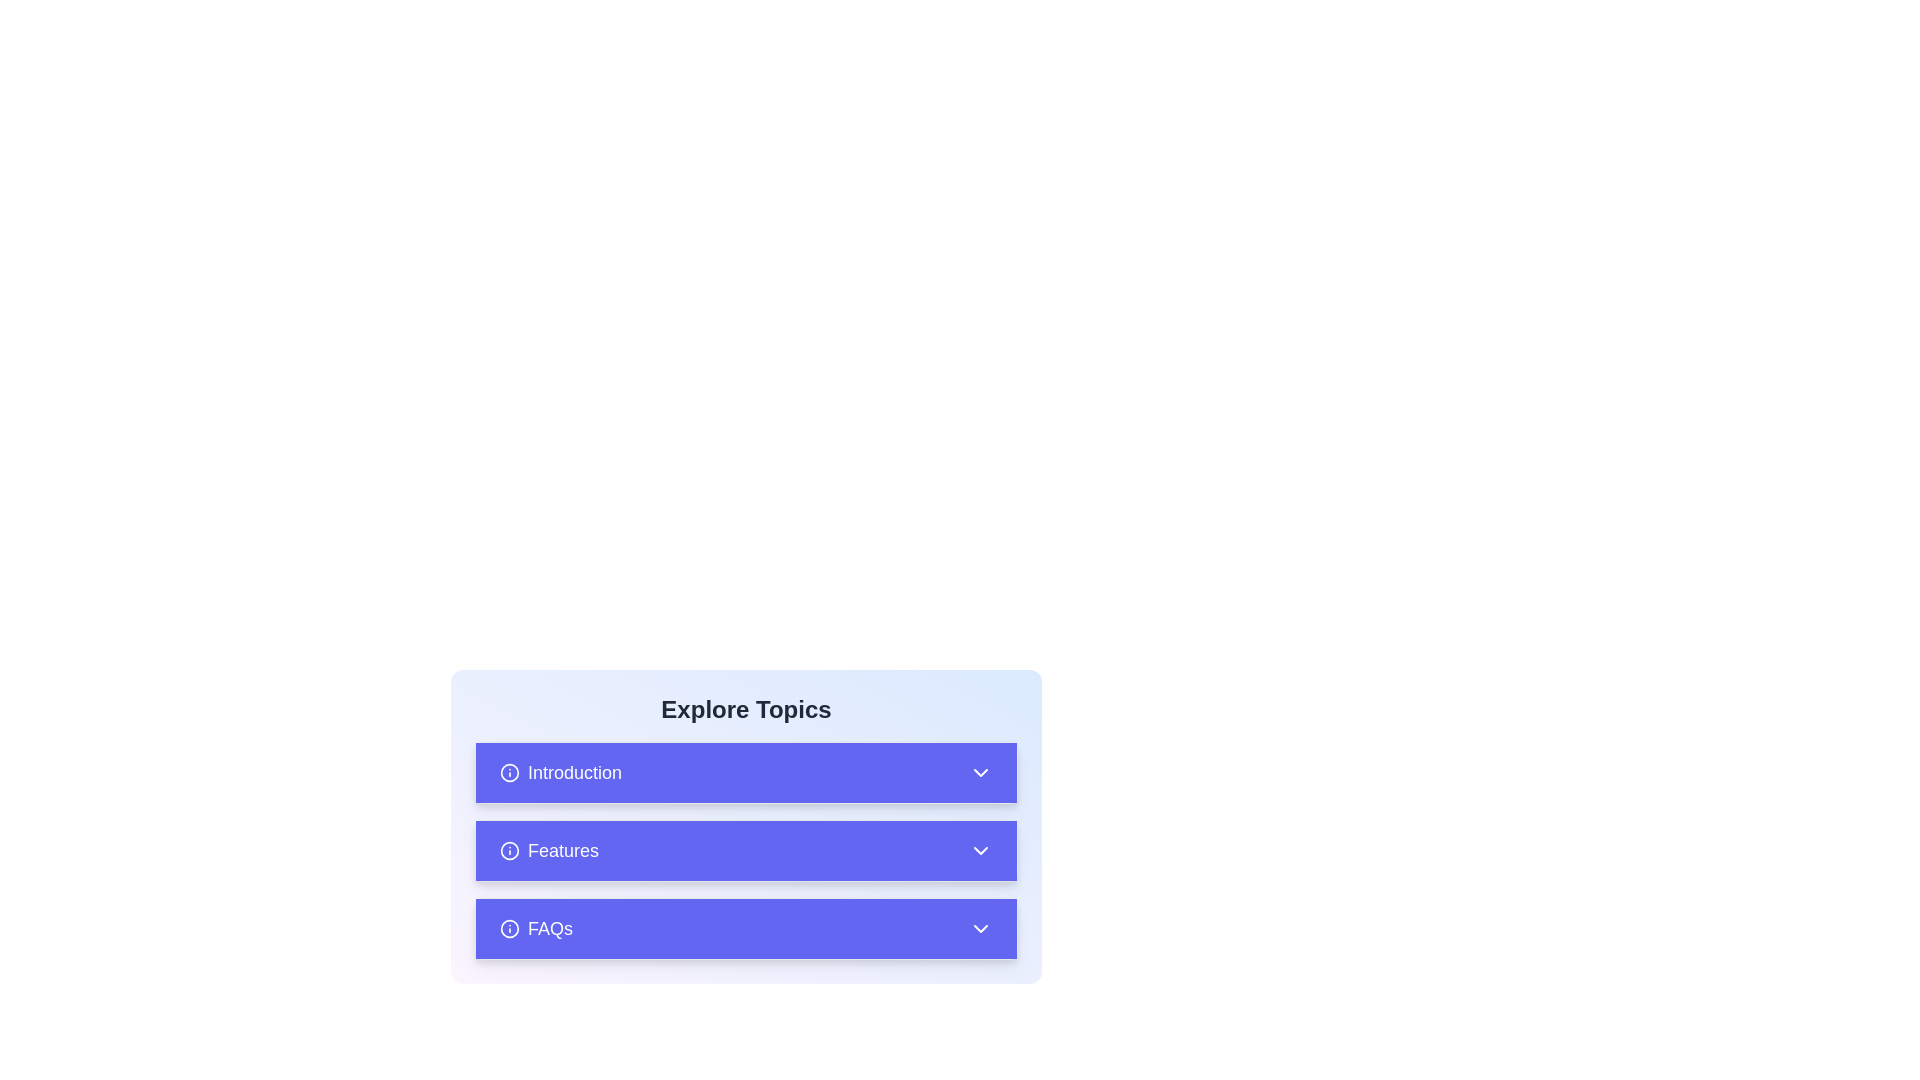 The height and width of the screenshot is (1080, 1920). Describe the element at coordinates (745, 929) in the screenshot. I see `the third button in the vertically stacked list, located below the 'Features' button` at that location.